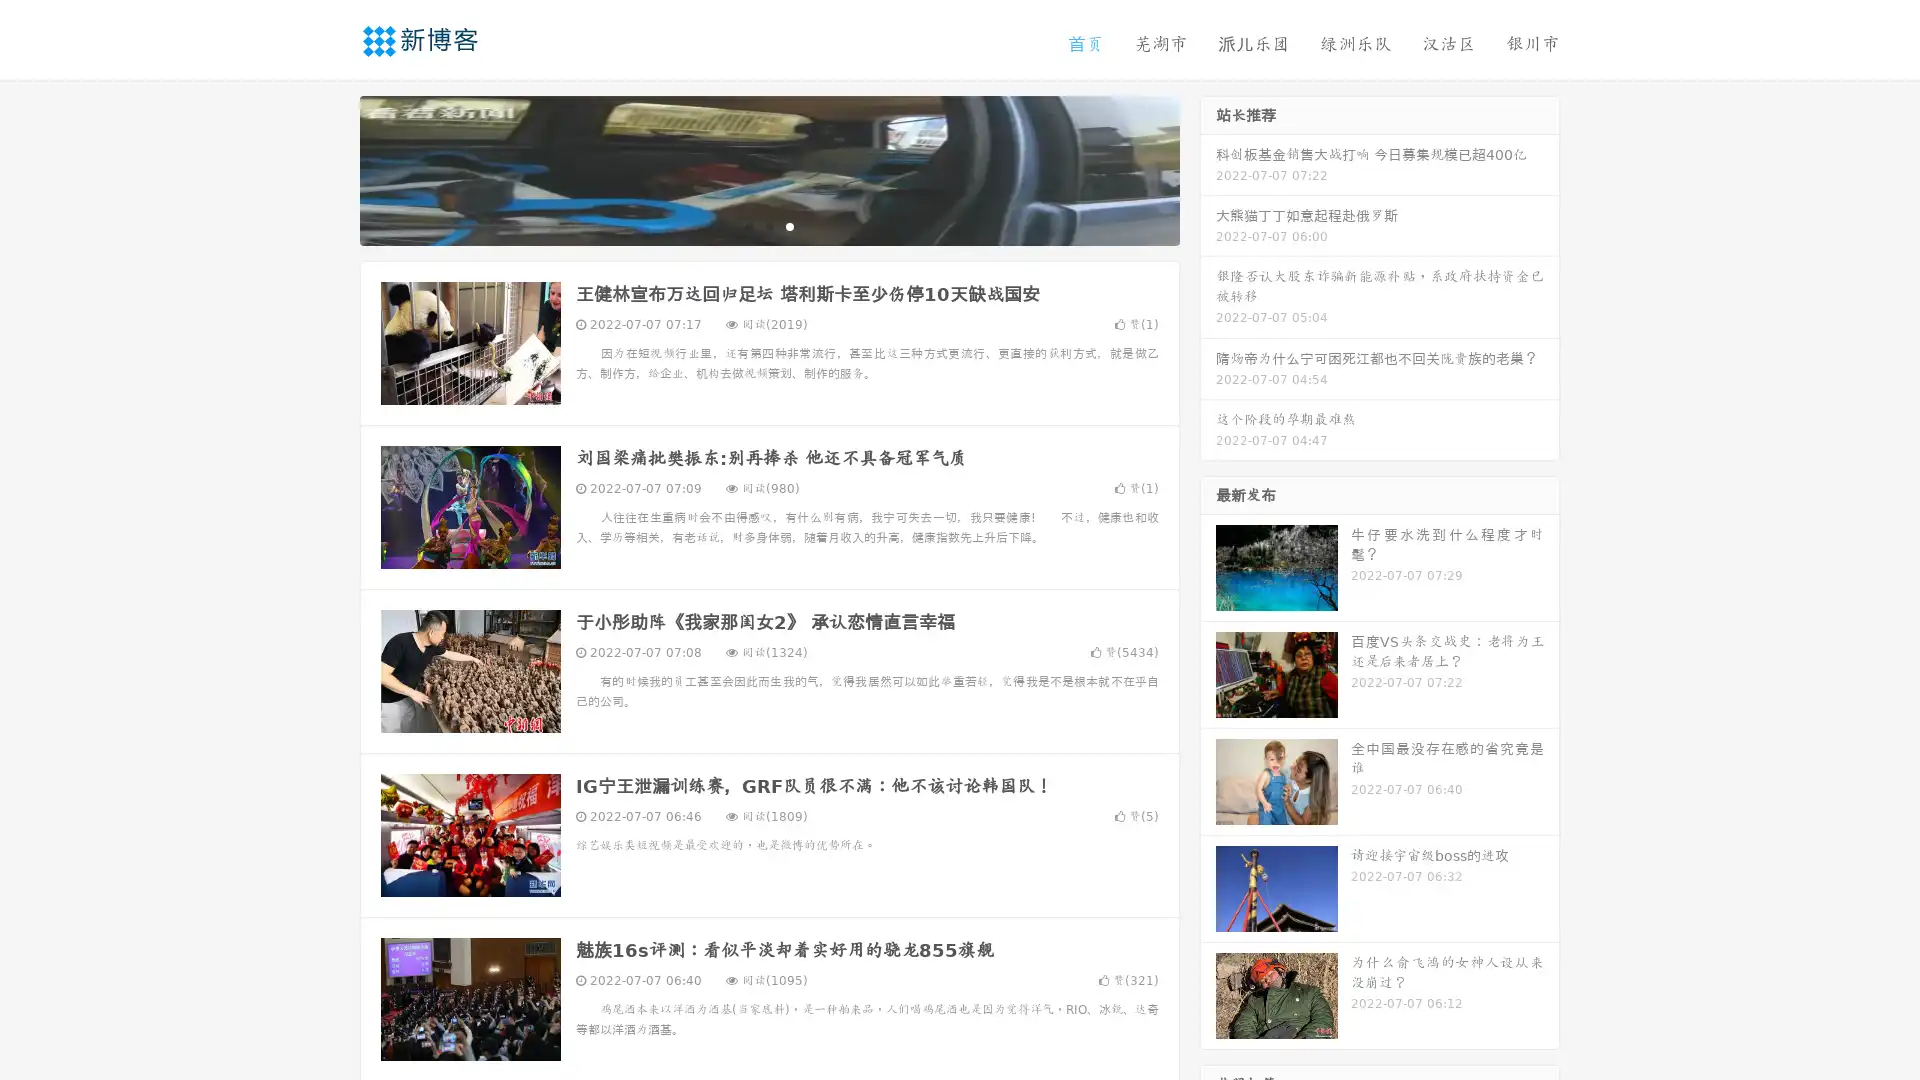  Describe the element at coordinates (748, 225) in the screenshot. I see `Go to slide 1` at that location.